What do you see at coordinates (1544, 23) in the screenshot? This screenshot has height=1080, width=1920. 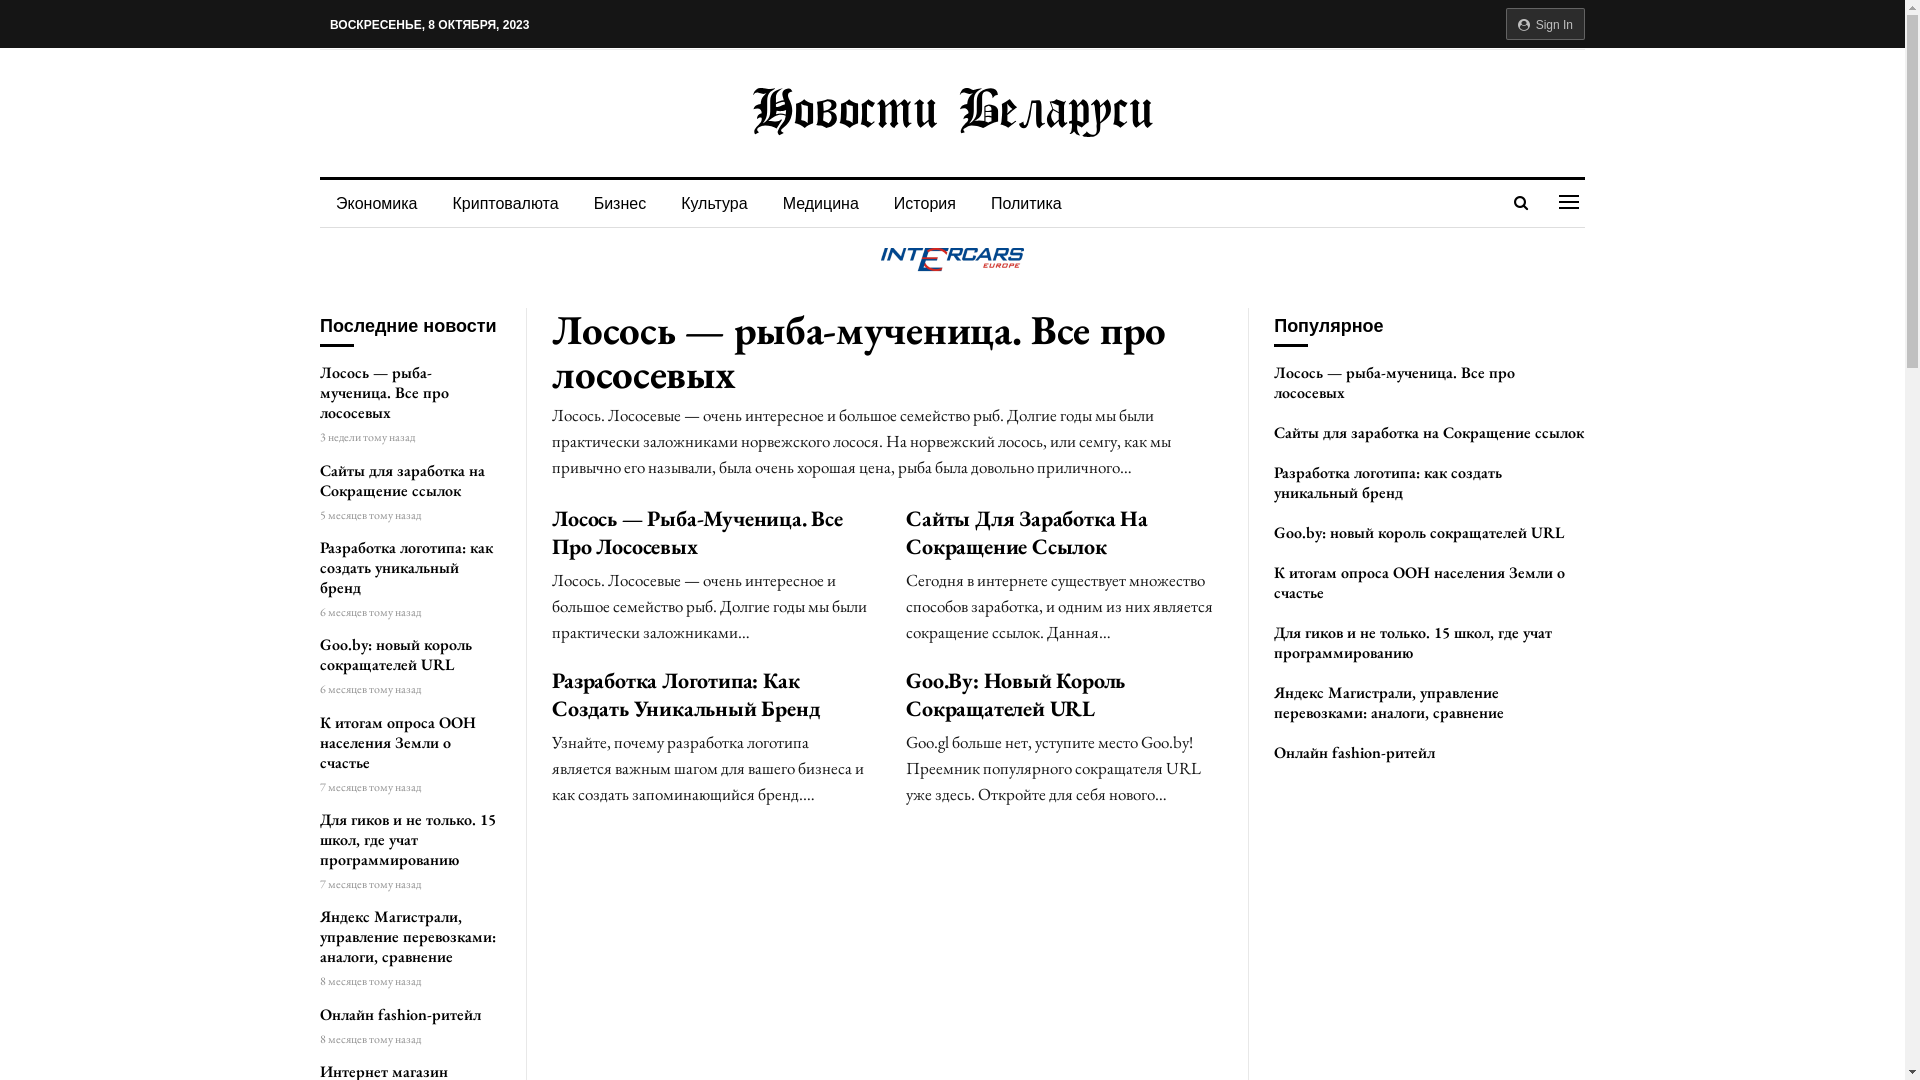 I see `'Sign In'` at bounding box center [1544, 23].